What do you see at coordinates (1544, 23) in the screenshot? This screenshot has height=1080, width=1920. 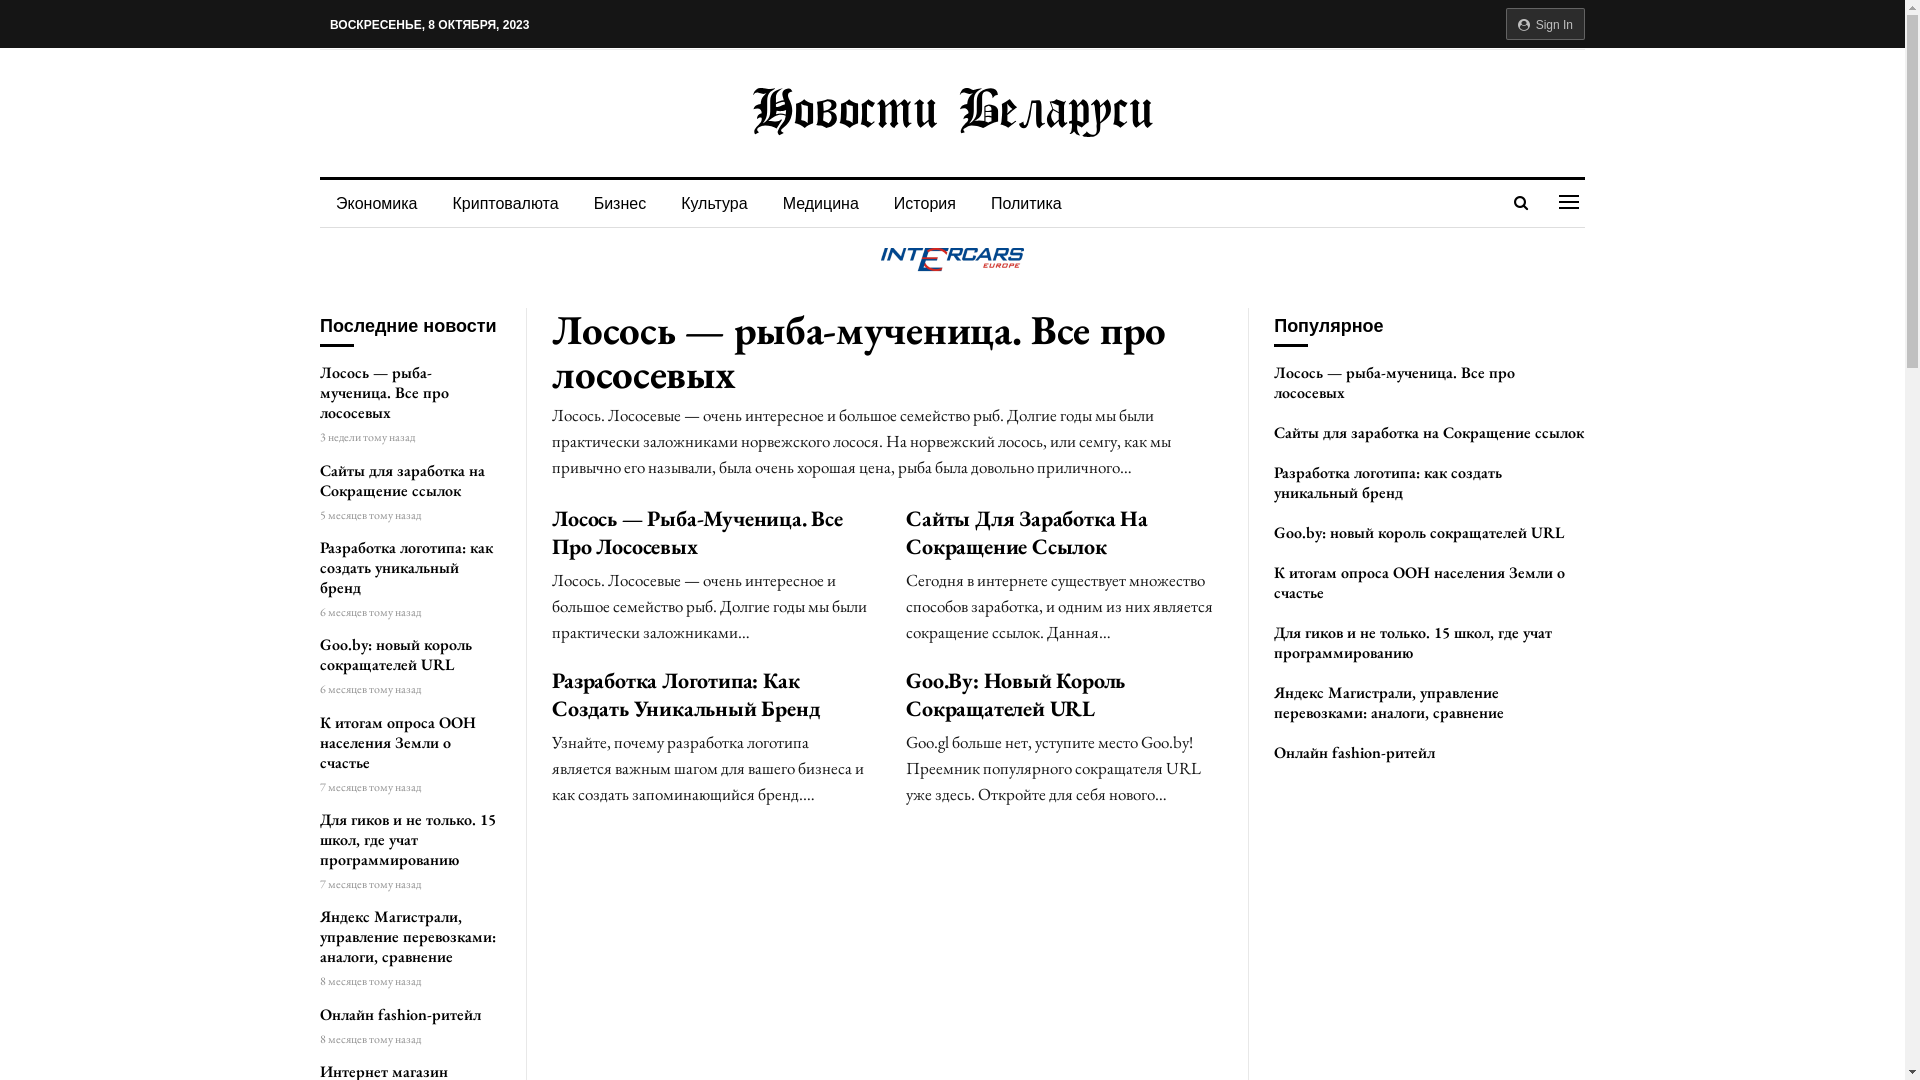 I see `'Sign In'` at bounding box center [1544, 23].